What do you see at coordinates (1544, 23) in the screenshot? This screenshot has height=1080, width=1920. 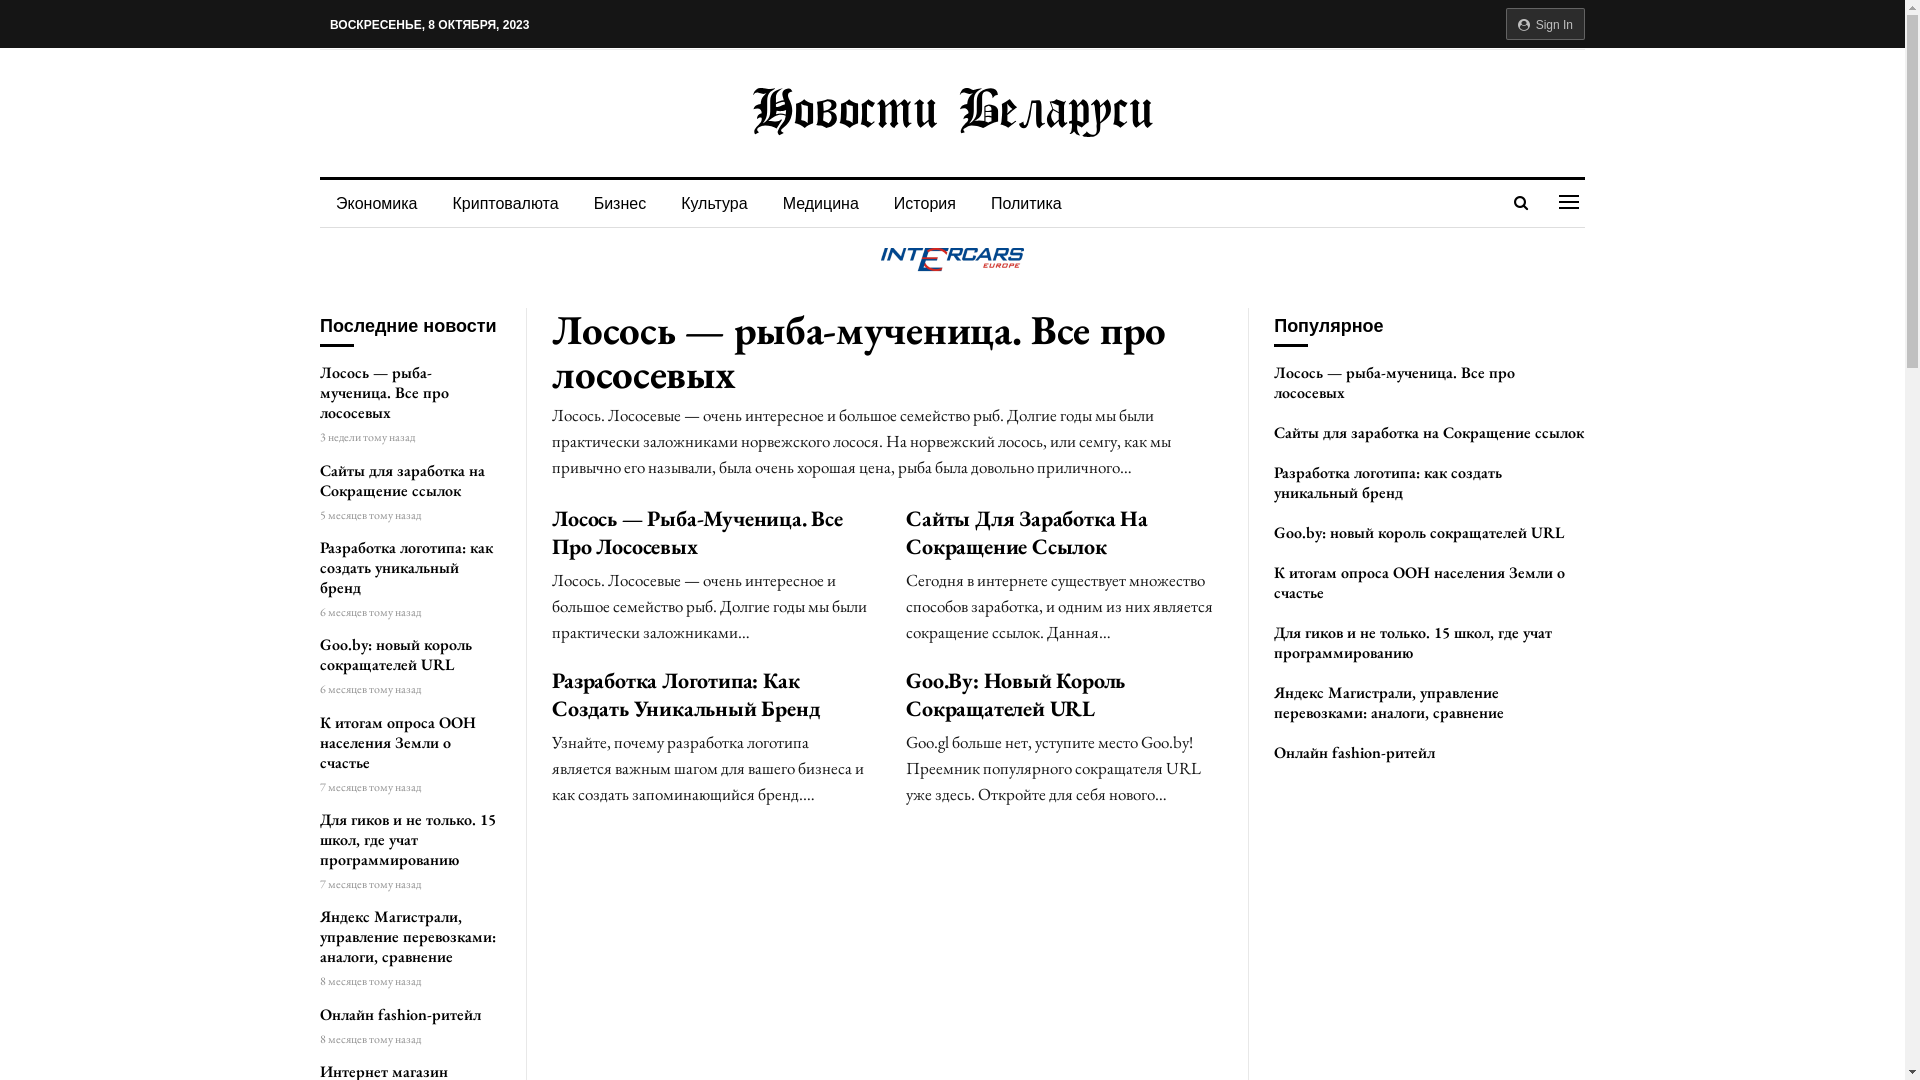 I see `'Sign In'` at bounding box center [1544, 23].